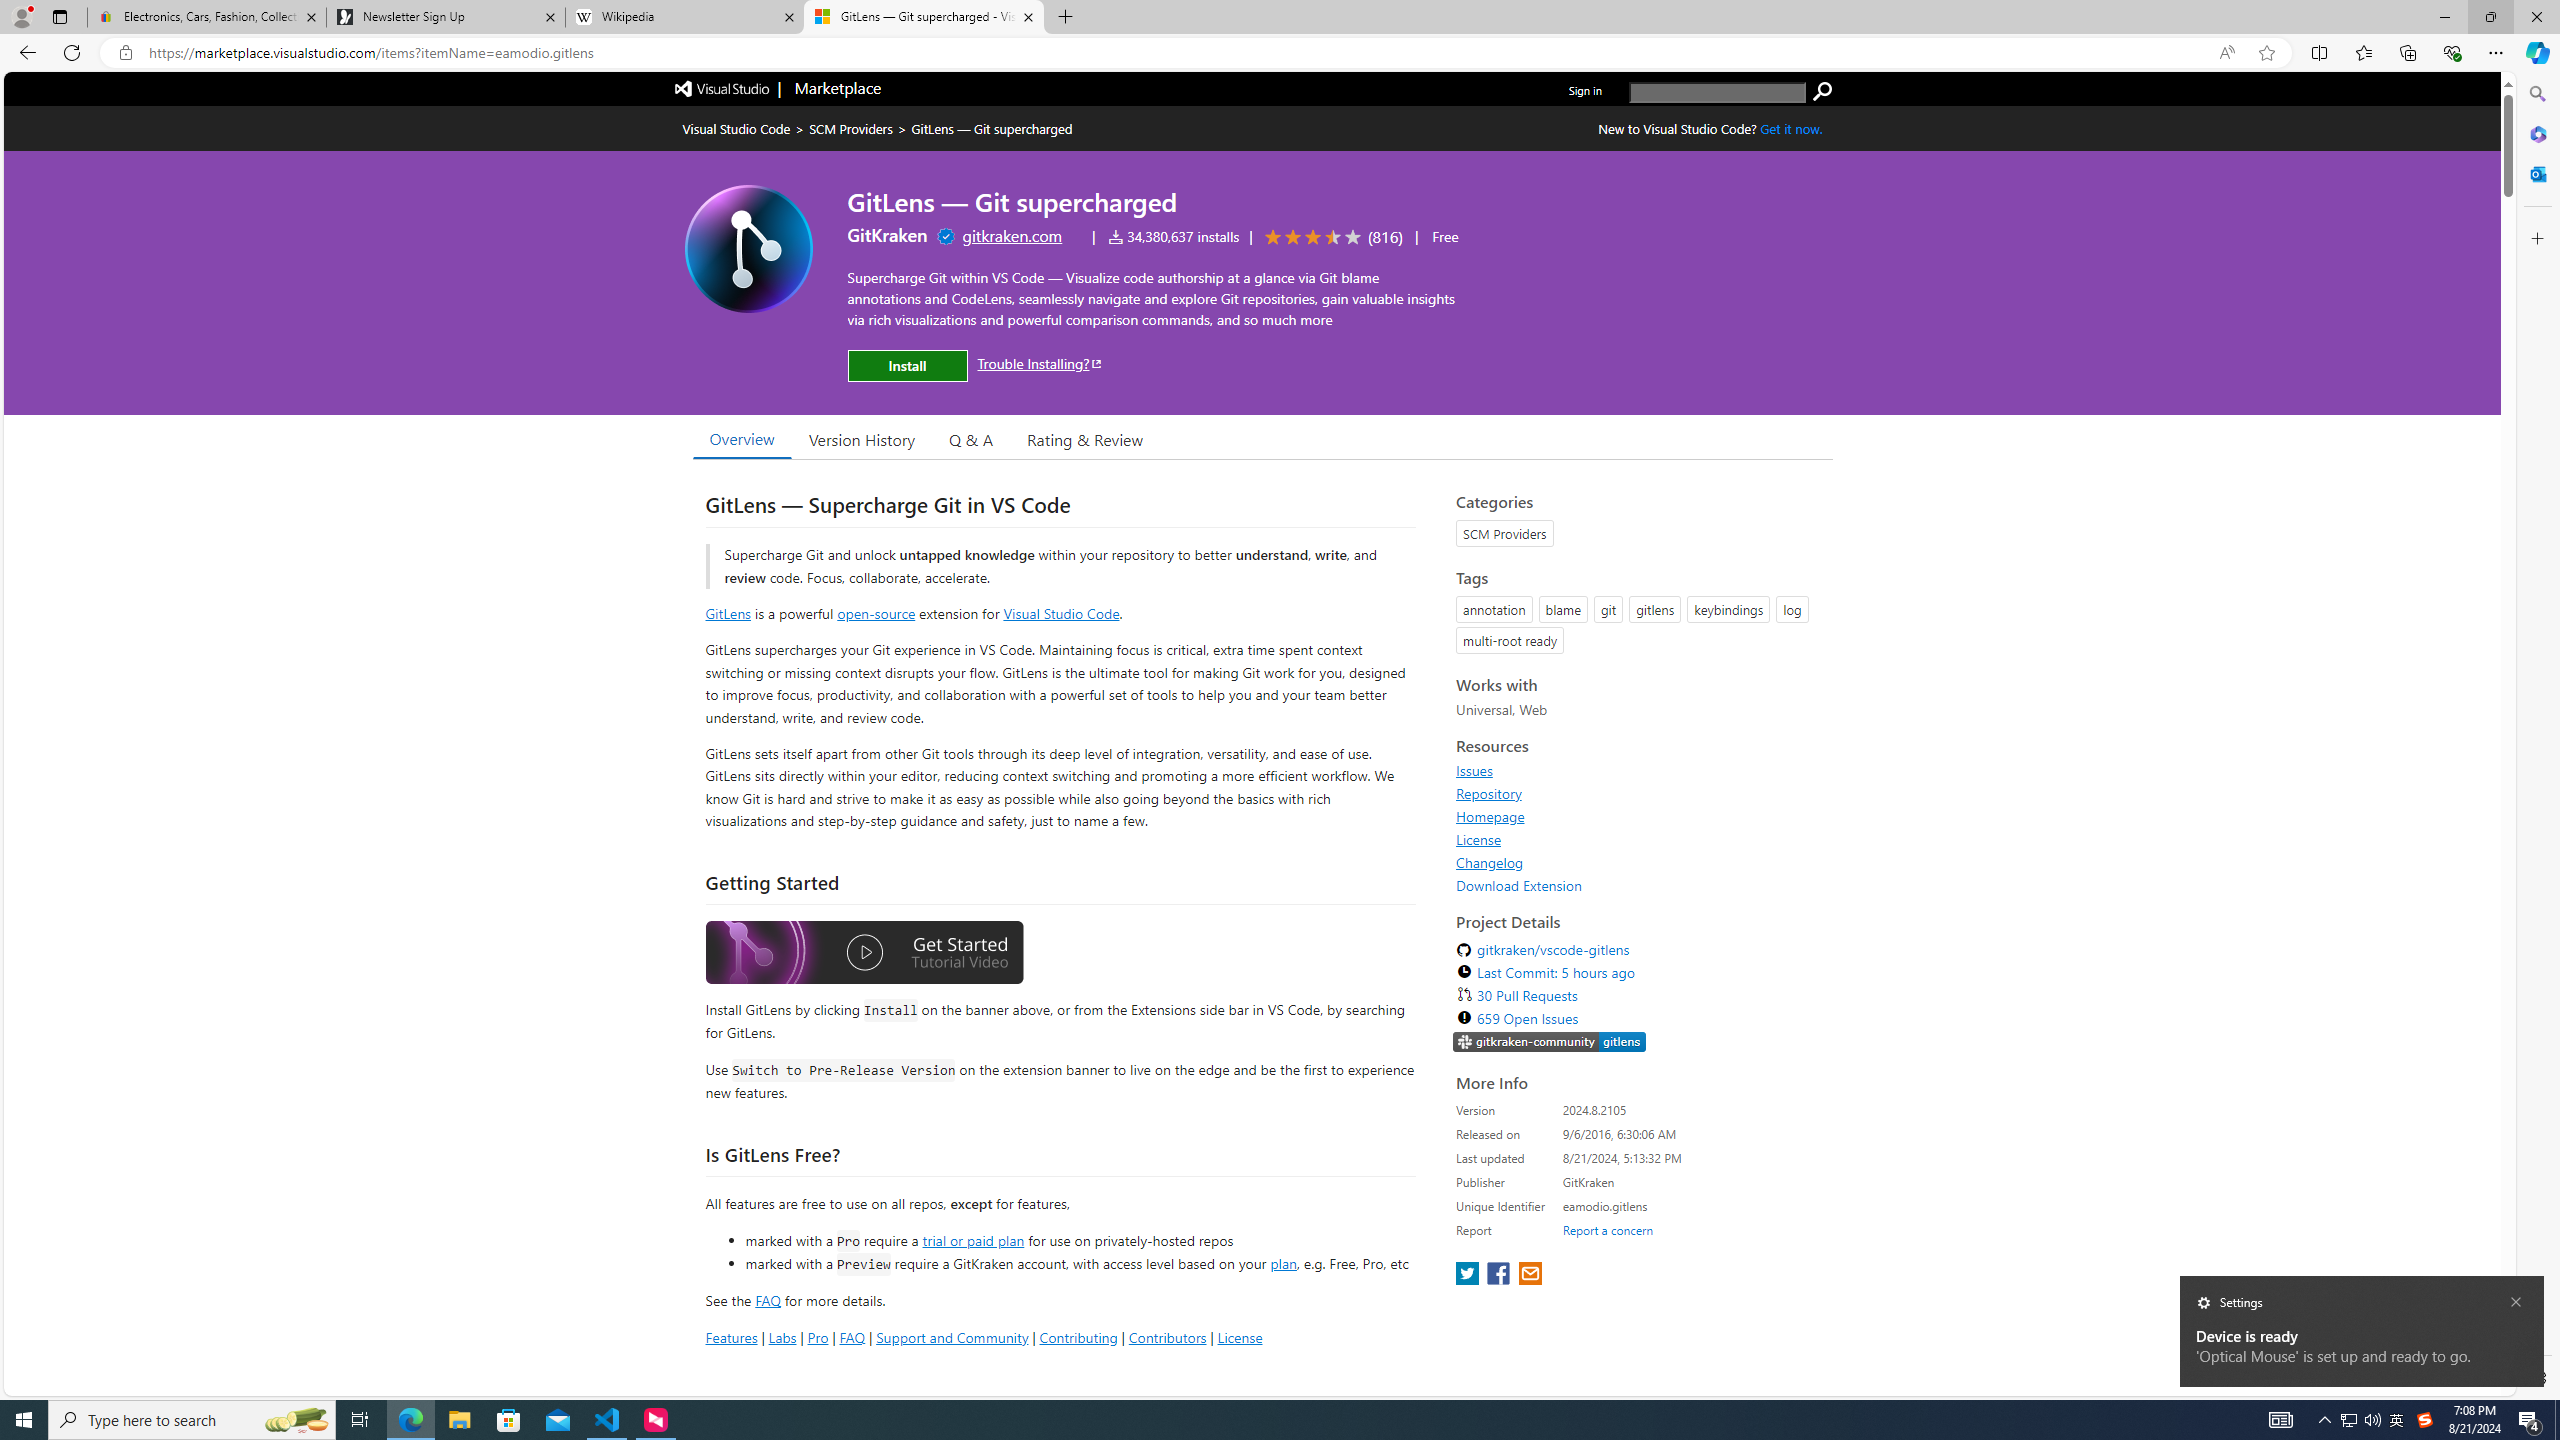 Image resolution: width=2560 pixels, height=1440 pixels. I want to click on 'trial or paid plan', so click(971, 1238).